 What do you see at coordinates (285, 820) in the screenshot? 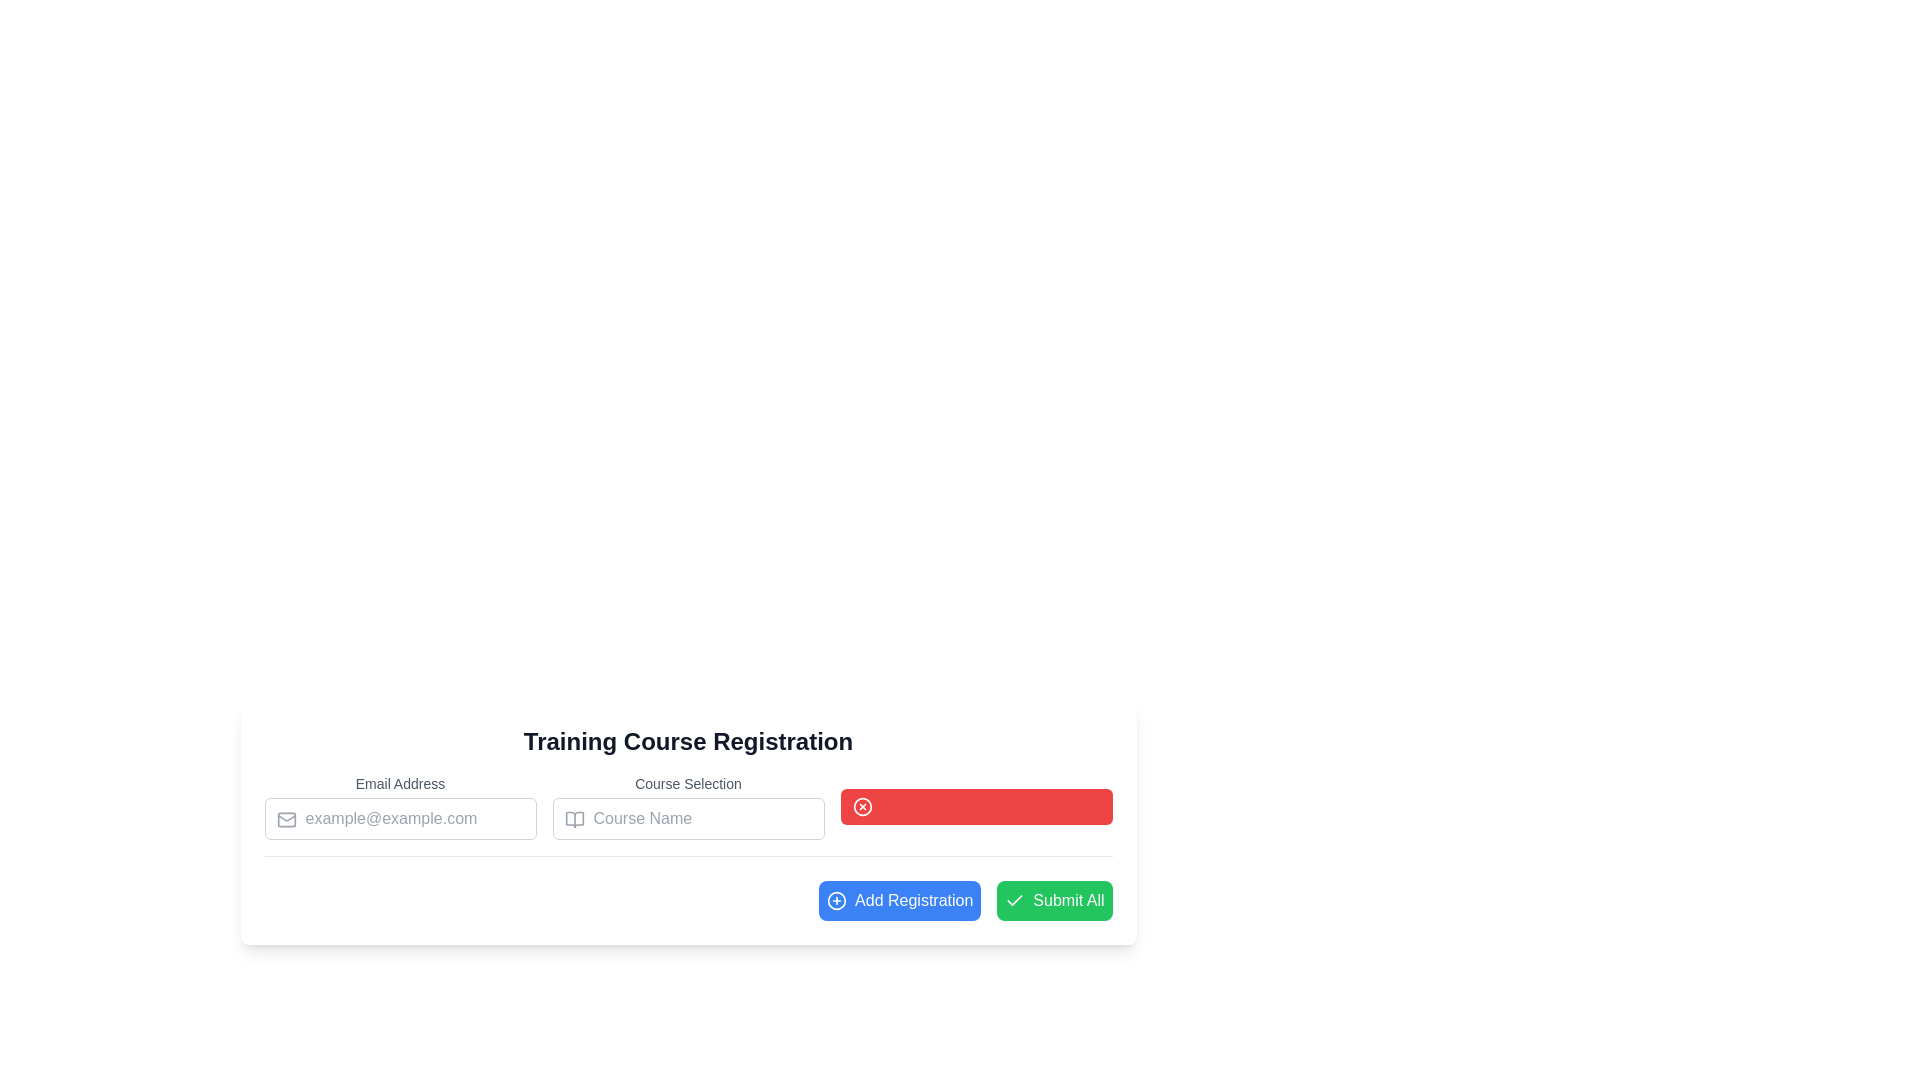
I see `the gray envelope icon that serves as a decorative indicator for the email input field, positioned on the left edge of the 'Email Address' input area` at bounding box center [285, 820].